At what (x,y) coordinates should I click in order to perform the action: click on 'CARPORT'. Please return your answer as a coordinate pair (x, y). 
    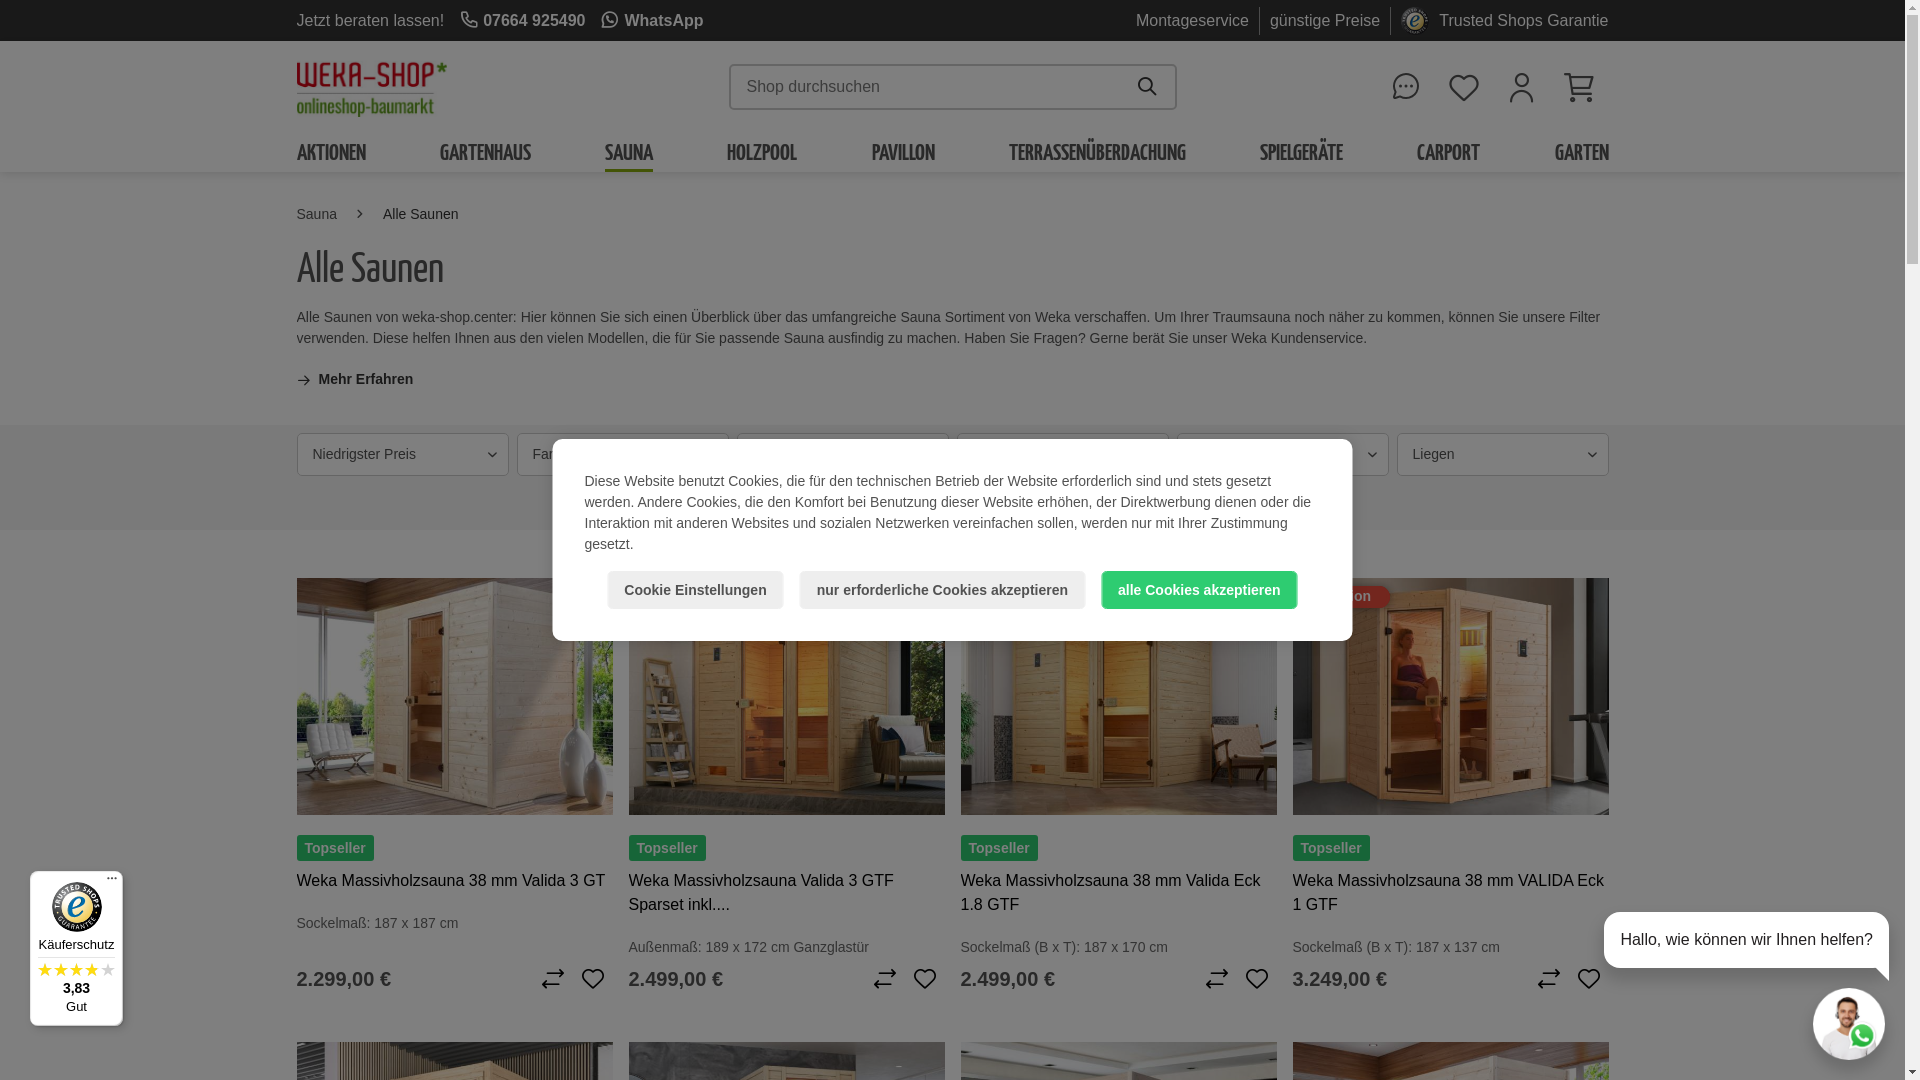
    Looking at the image, I should click on (1448, 149).